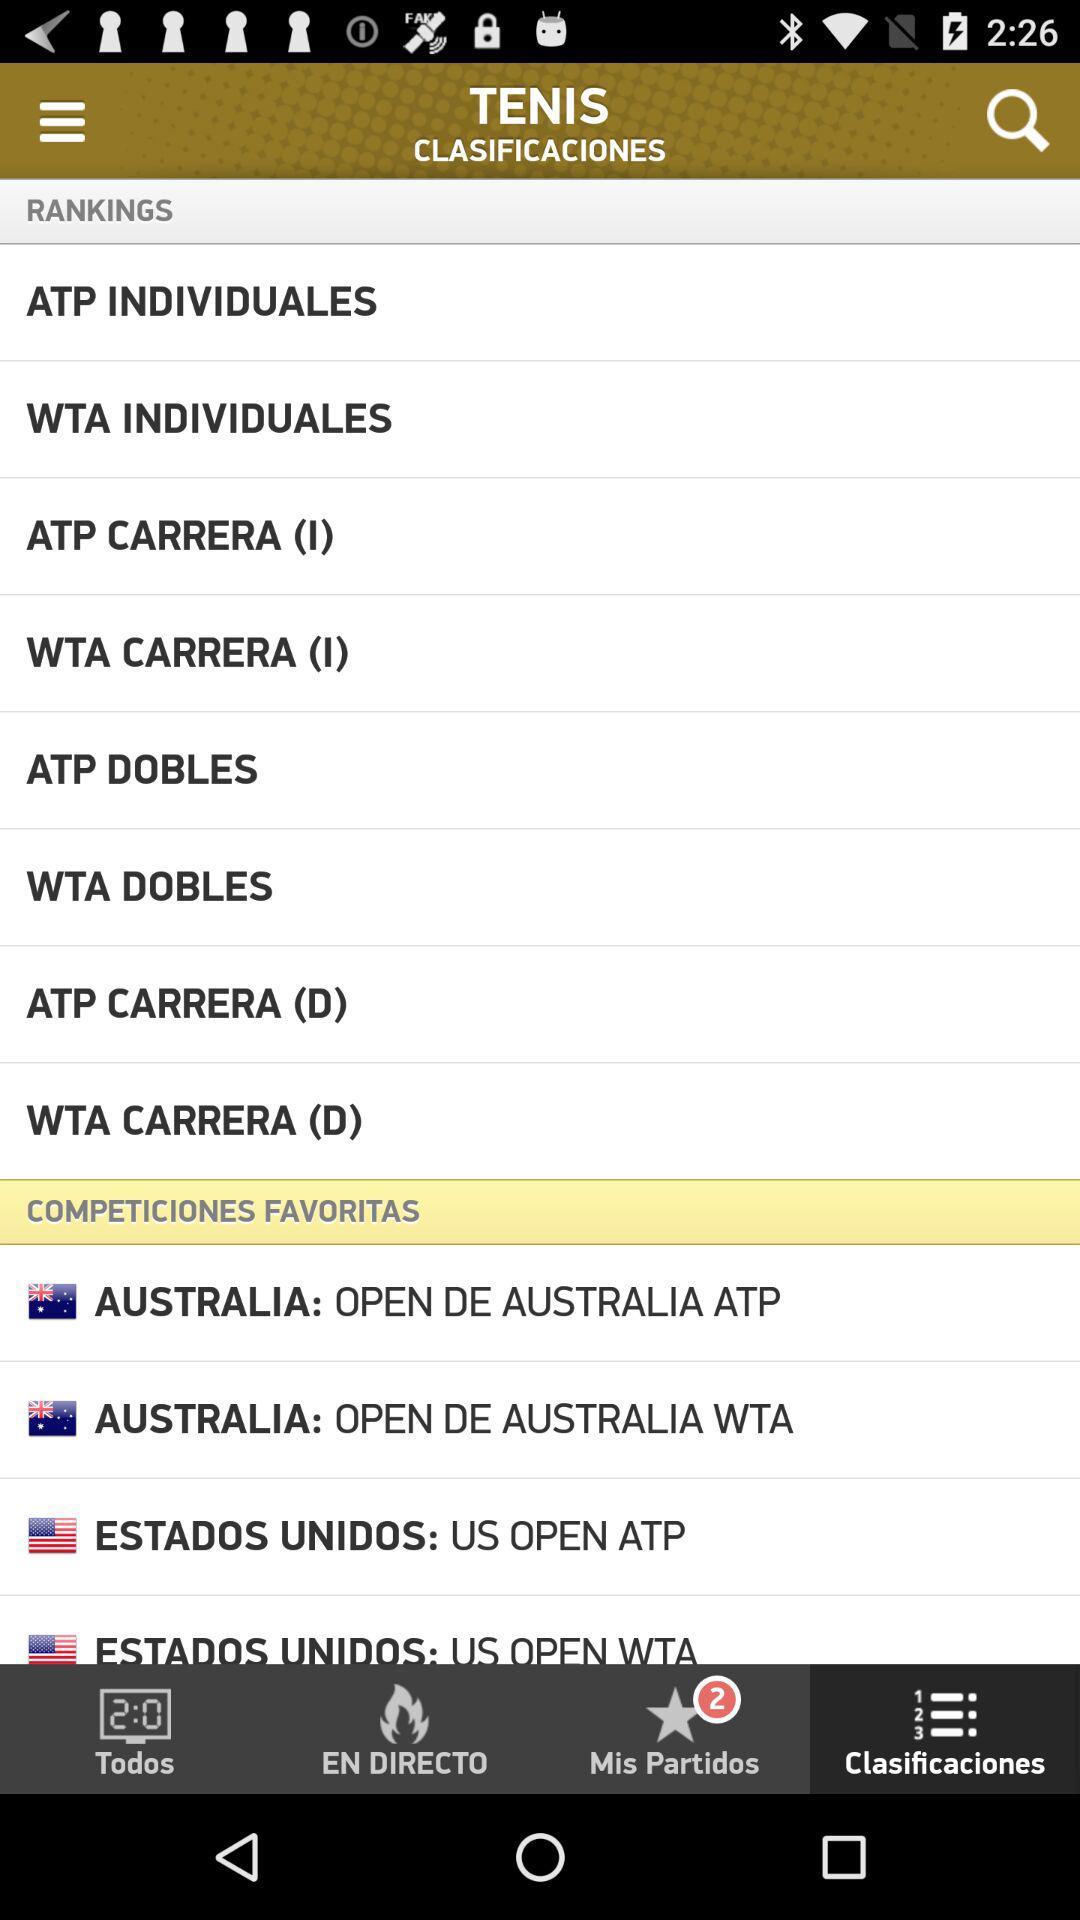 The width and height of the screenshot is (1080, 1920). I want to click on the item to the right of clasificaciones icon, so click(1018, 119).